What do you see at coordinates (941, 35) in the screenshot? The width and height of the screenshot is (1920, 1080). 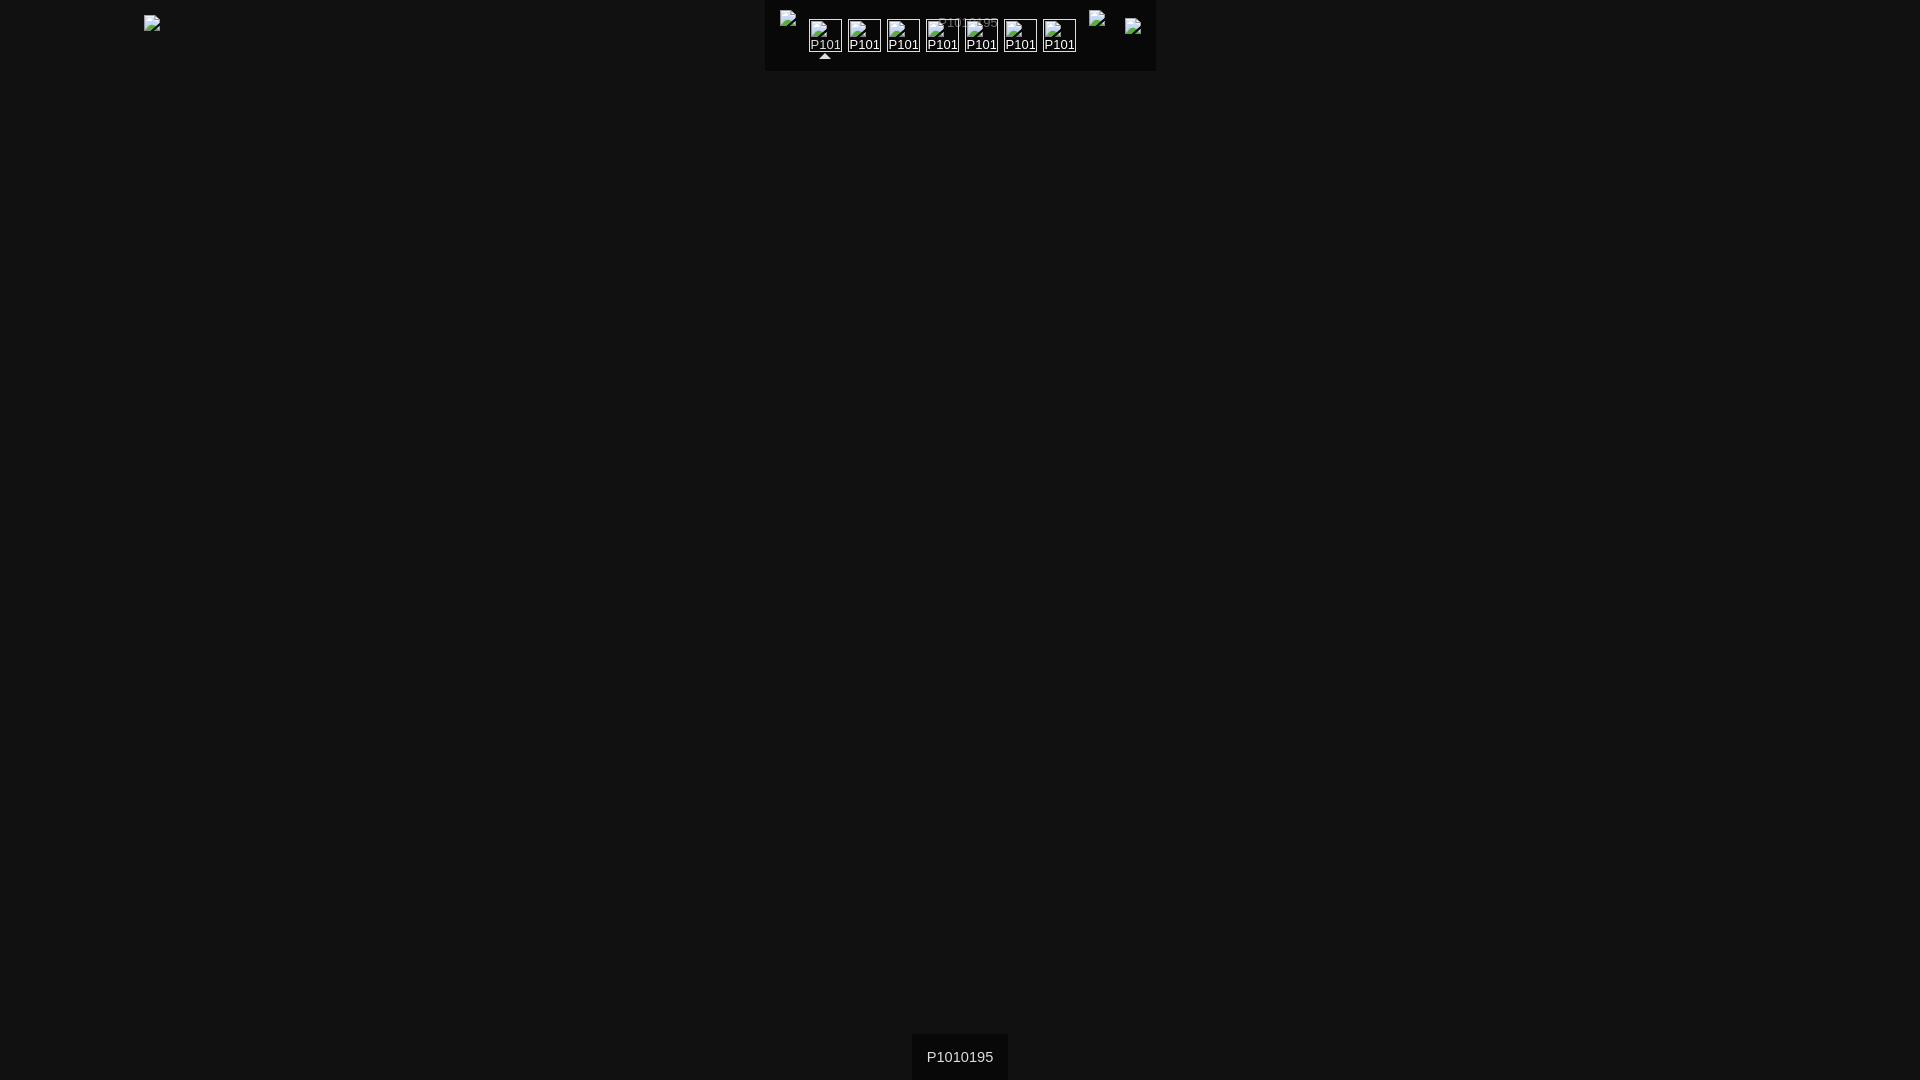 I see `'P1010075'` at bounding box center [941, 35].